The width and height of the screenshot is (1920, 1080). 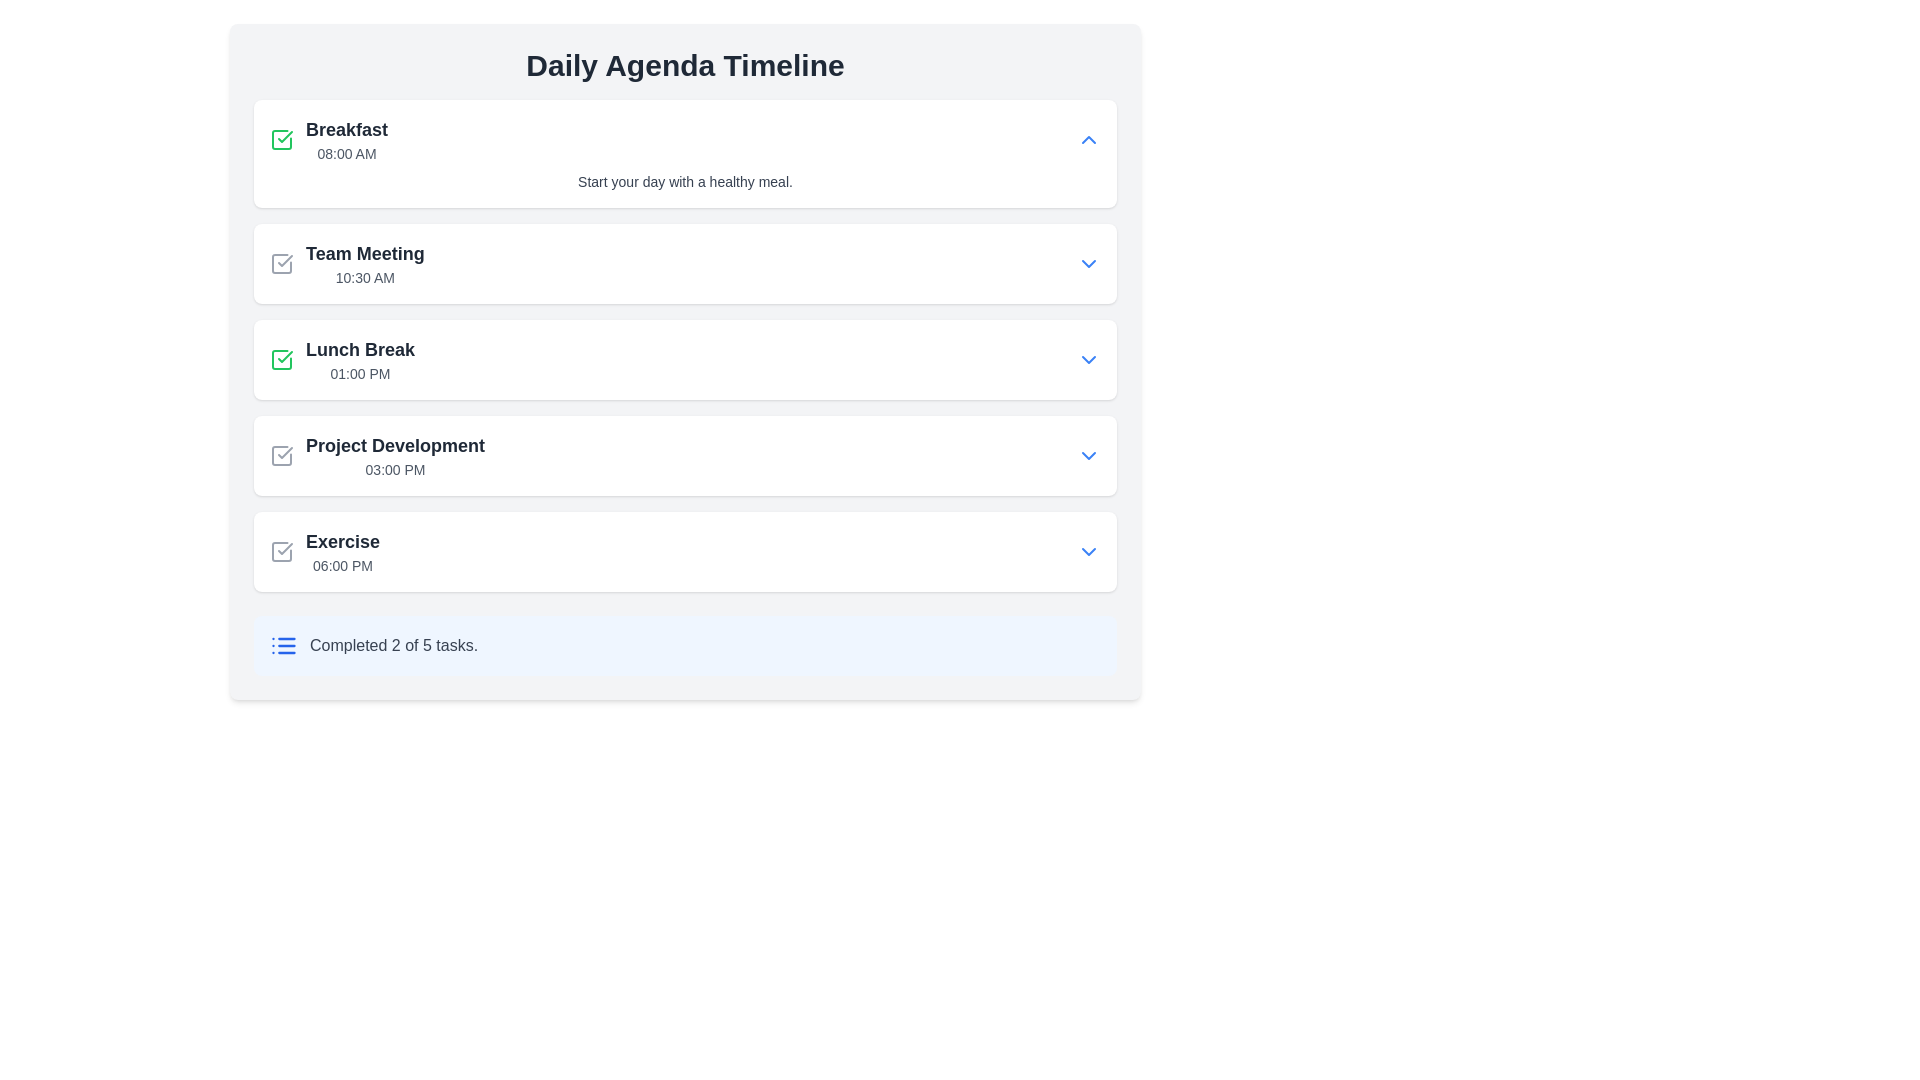 What do you see at coordinates (685, 551) in the screenshot?
I see `the card-like list item displaying the 'Exercise' activity, which is the last item in the list, to potentially mark it as complete or view further details` at bounding box center [685, 551].